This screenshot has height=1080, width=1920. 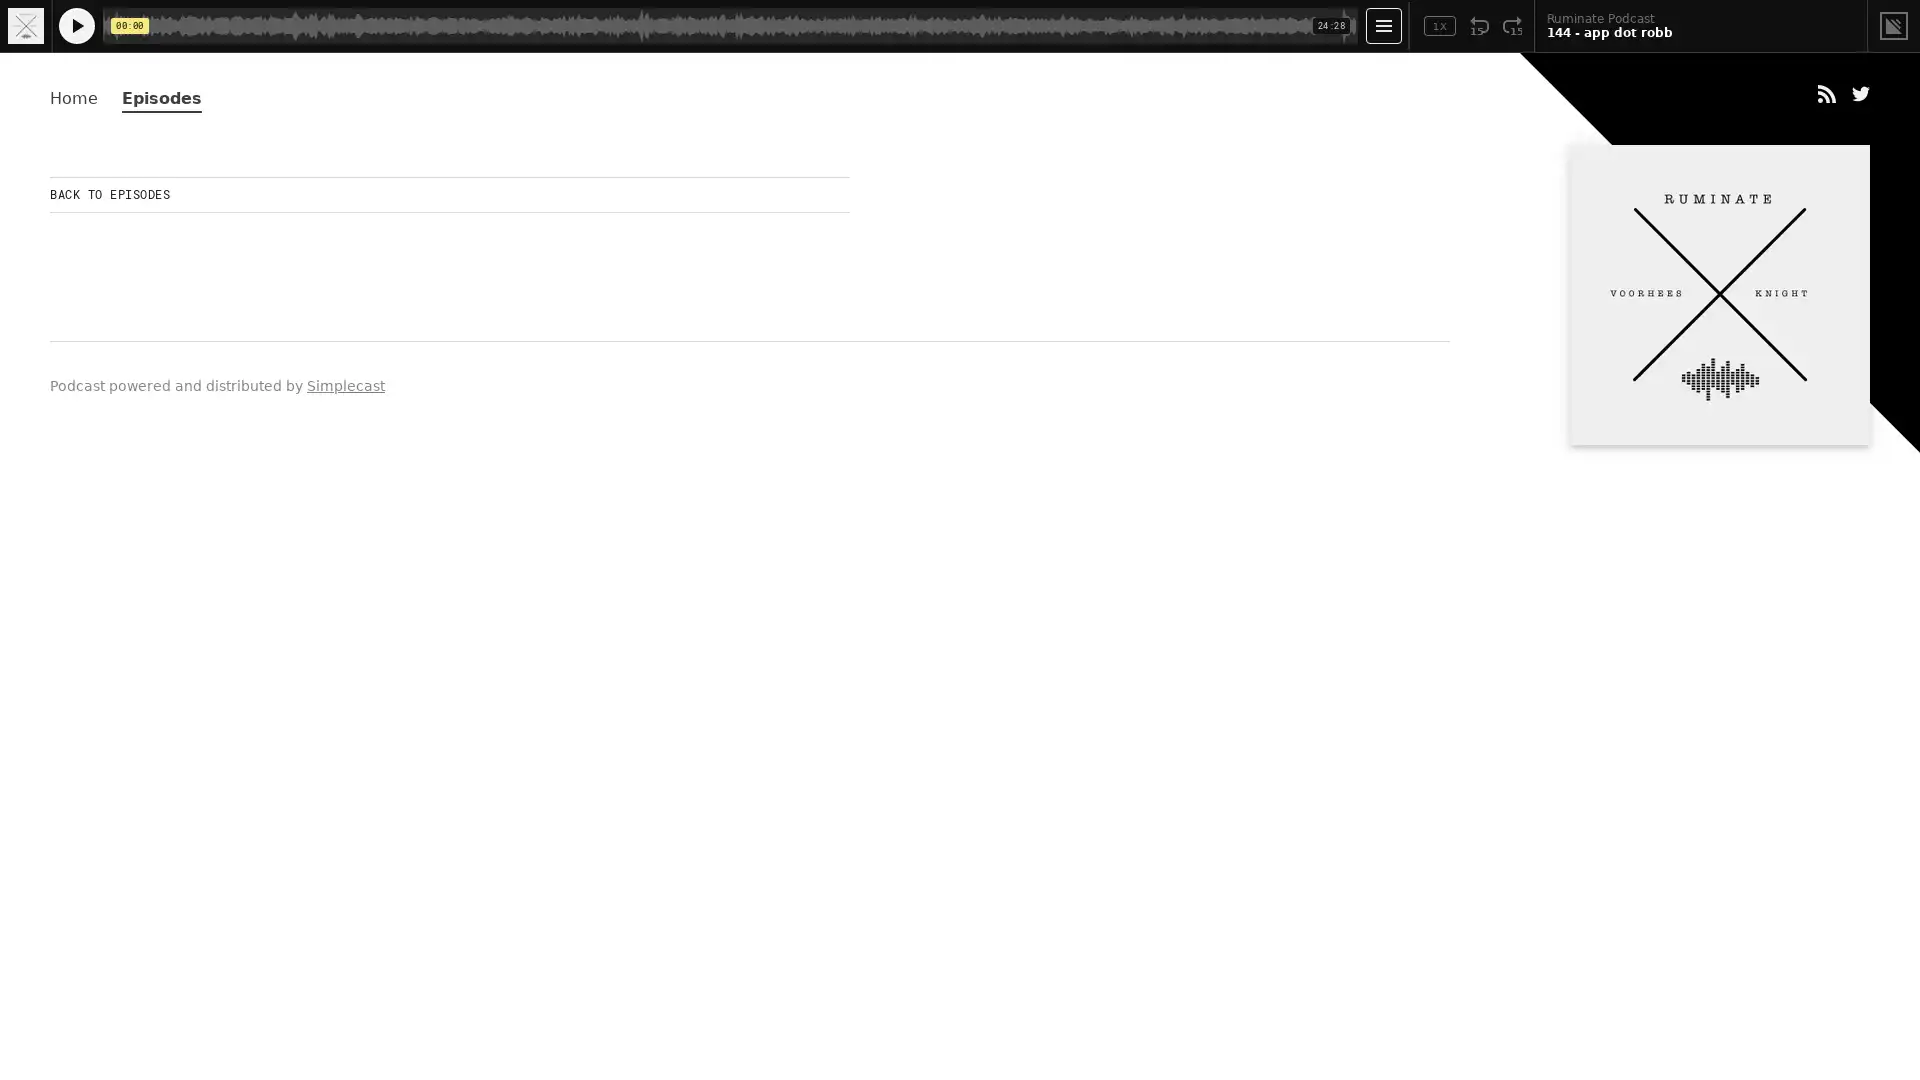 I want to click on Play, so click(x=254, y=268).